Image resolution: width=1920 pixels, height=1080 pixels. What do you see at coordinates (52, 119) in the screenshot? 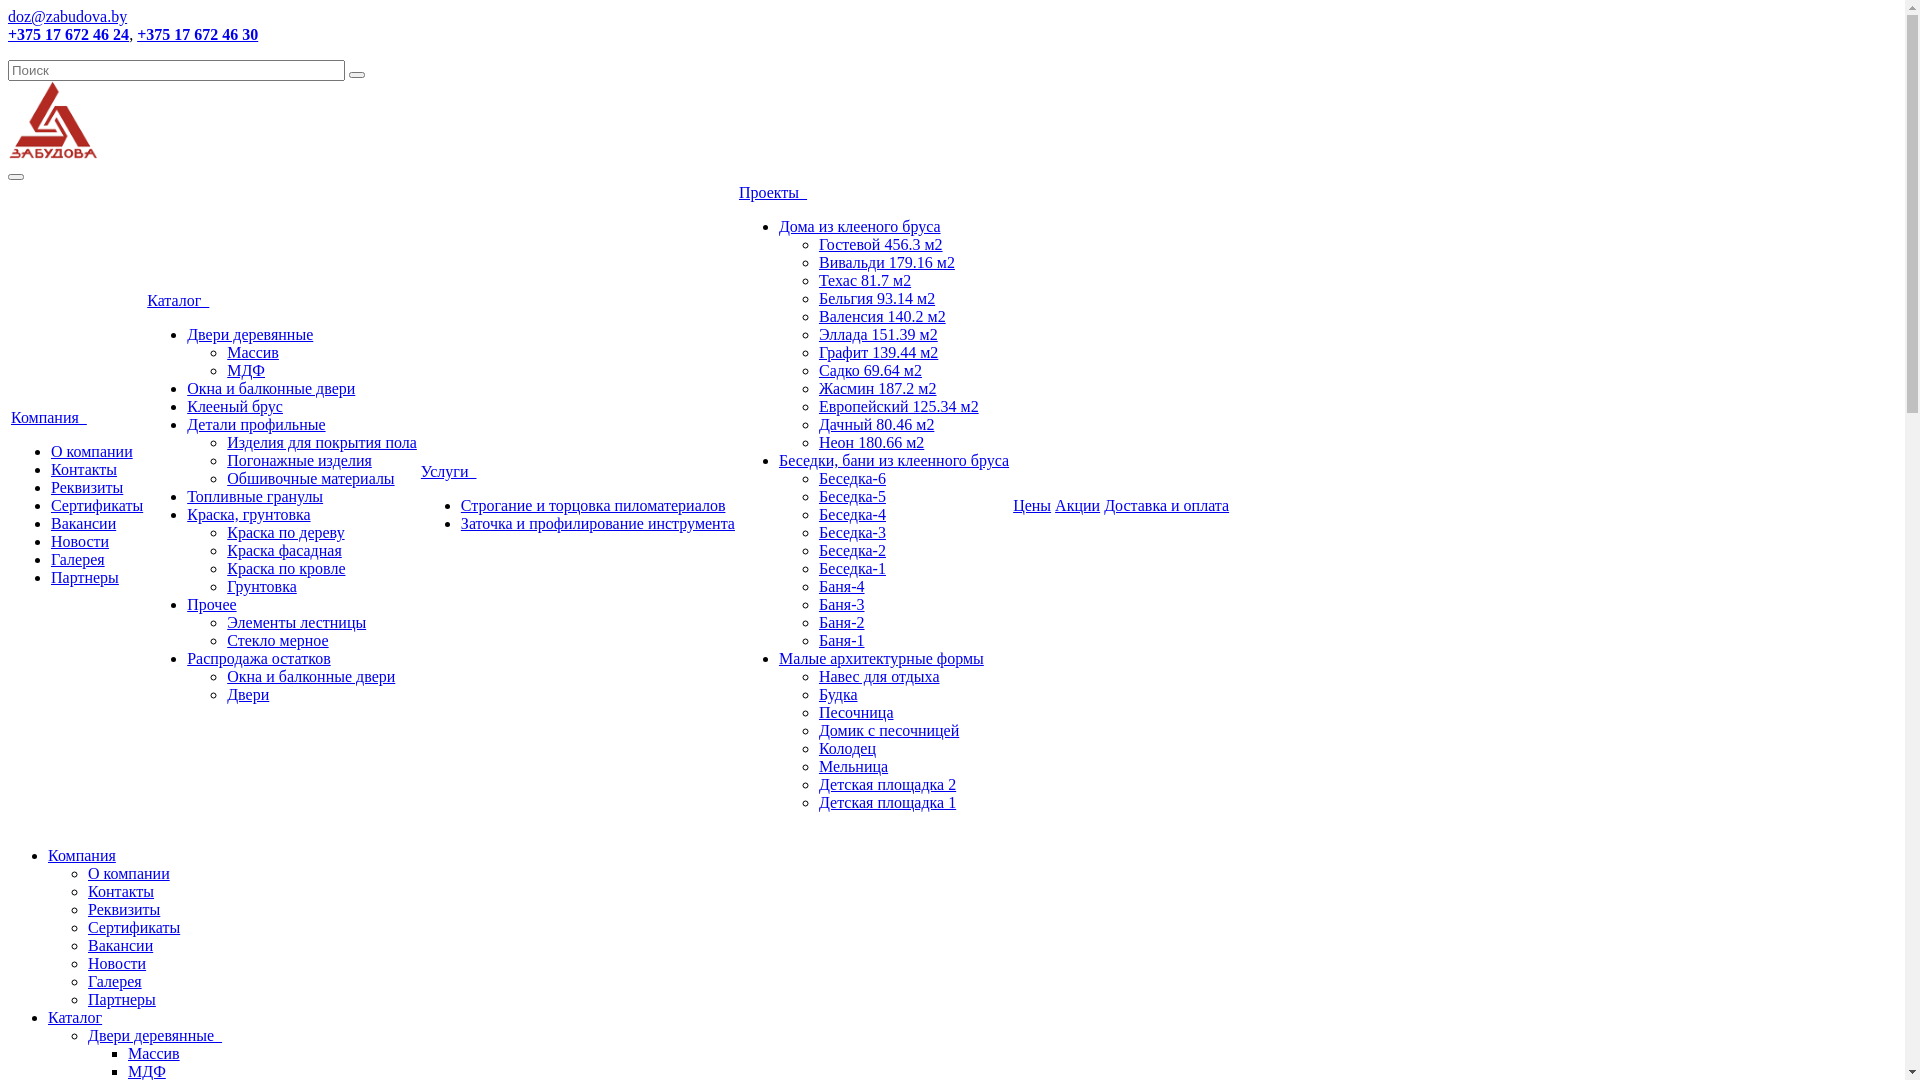
I see `'logo.png'` at bounding box center [52, 119].